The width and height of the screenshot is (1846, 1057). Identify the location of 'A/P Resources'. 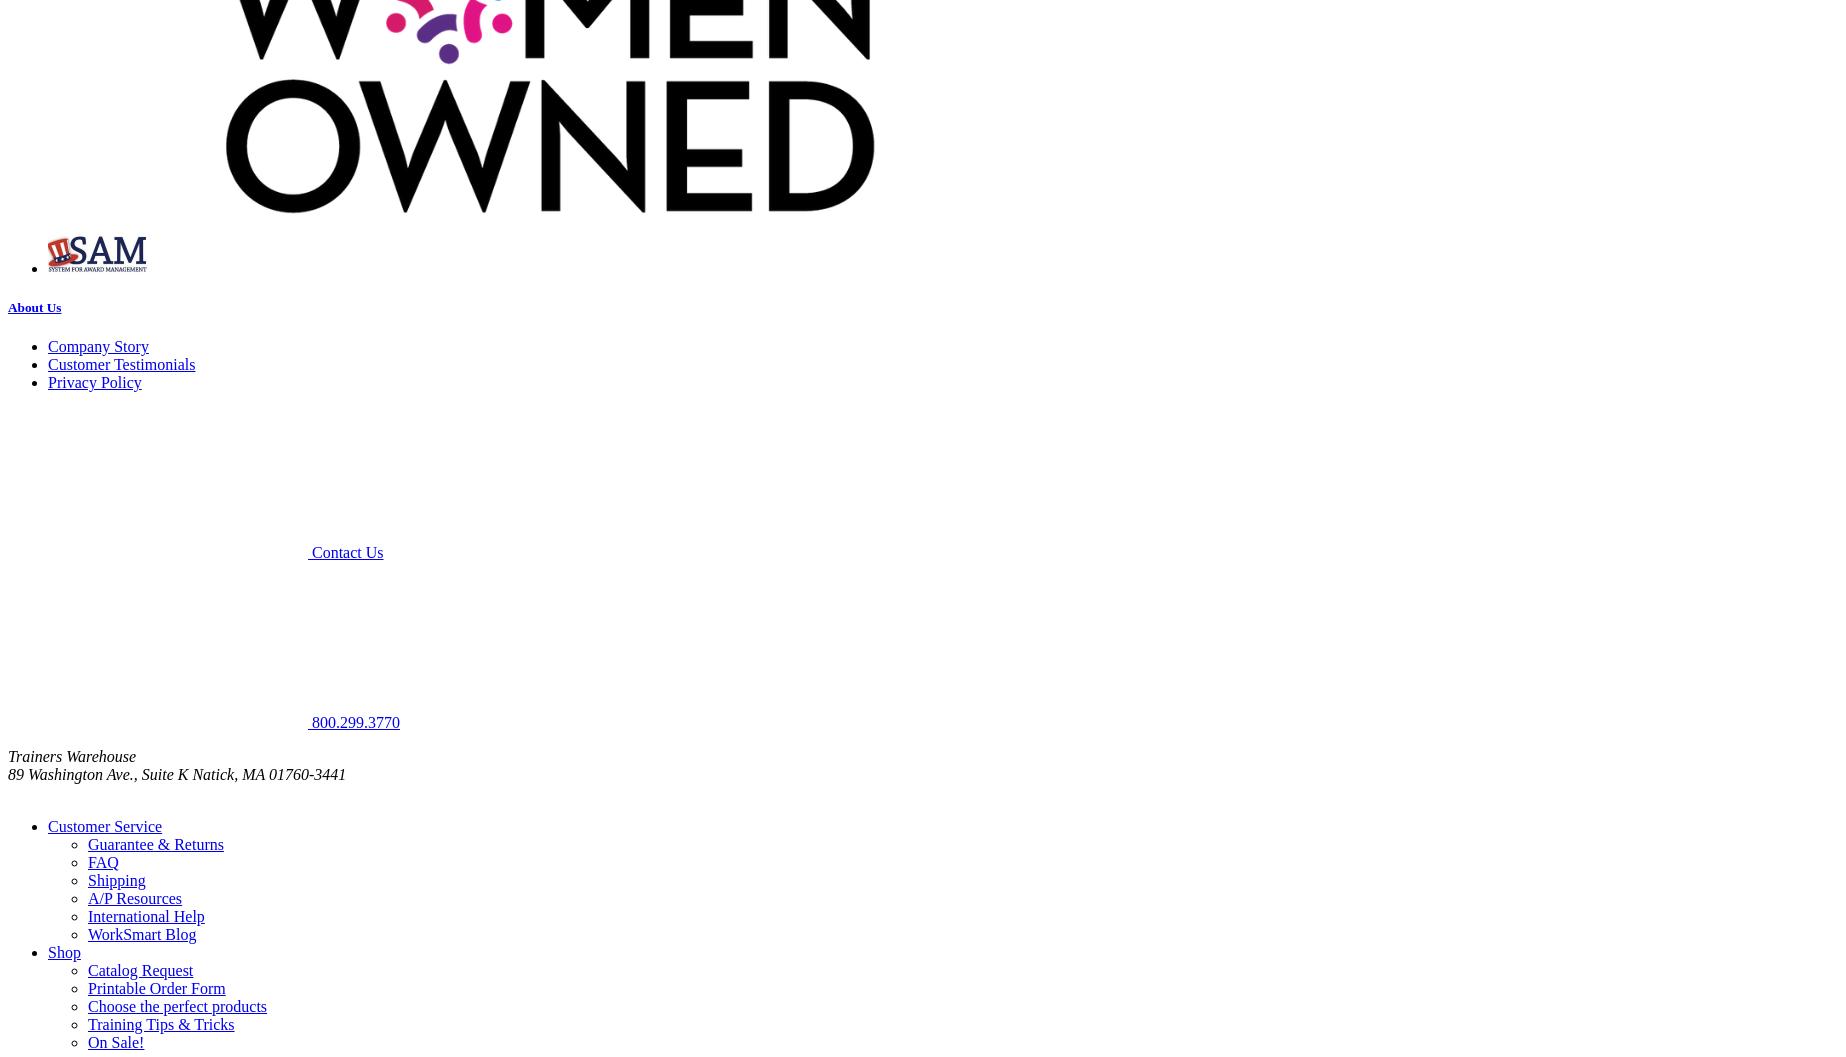
(88, 897).